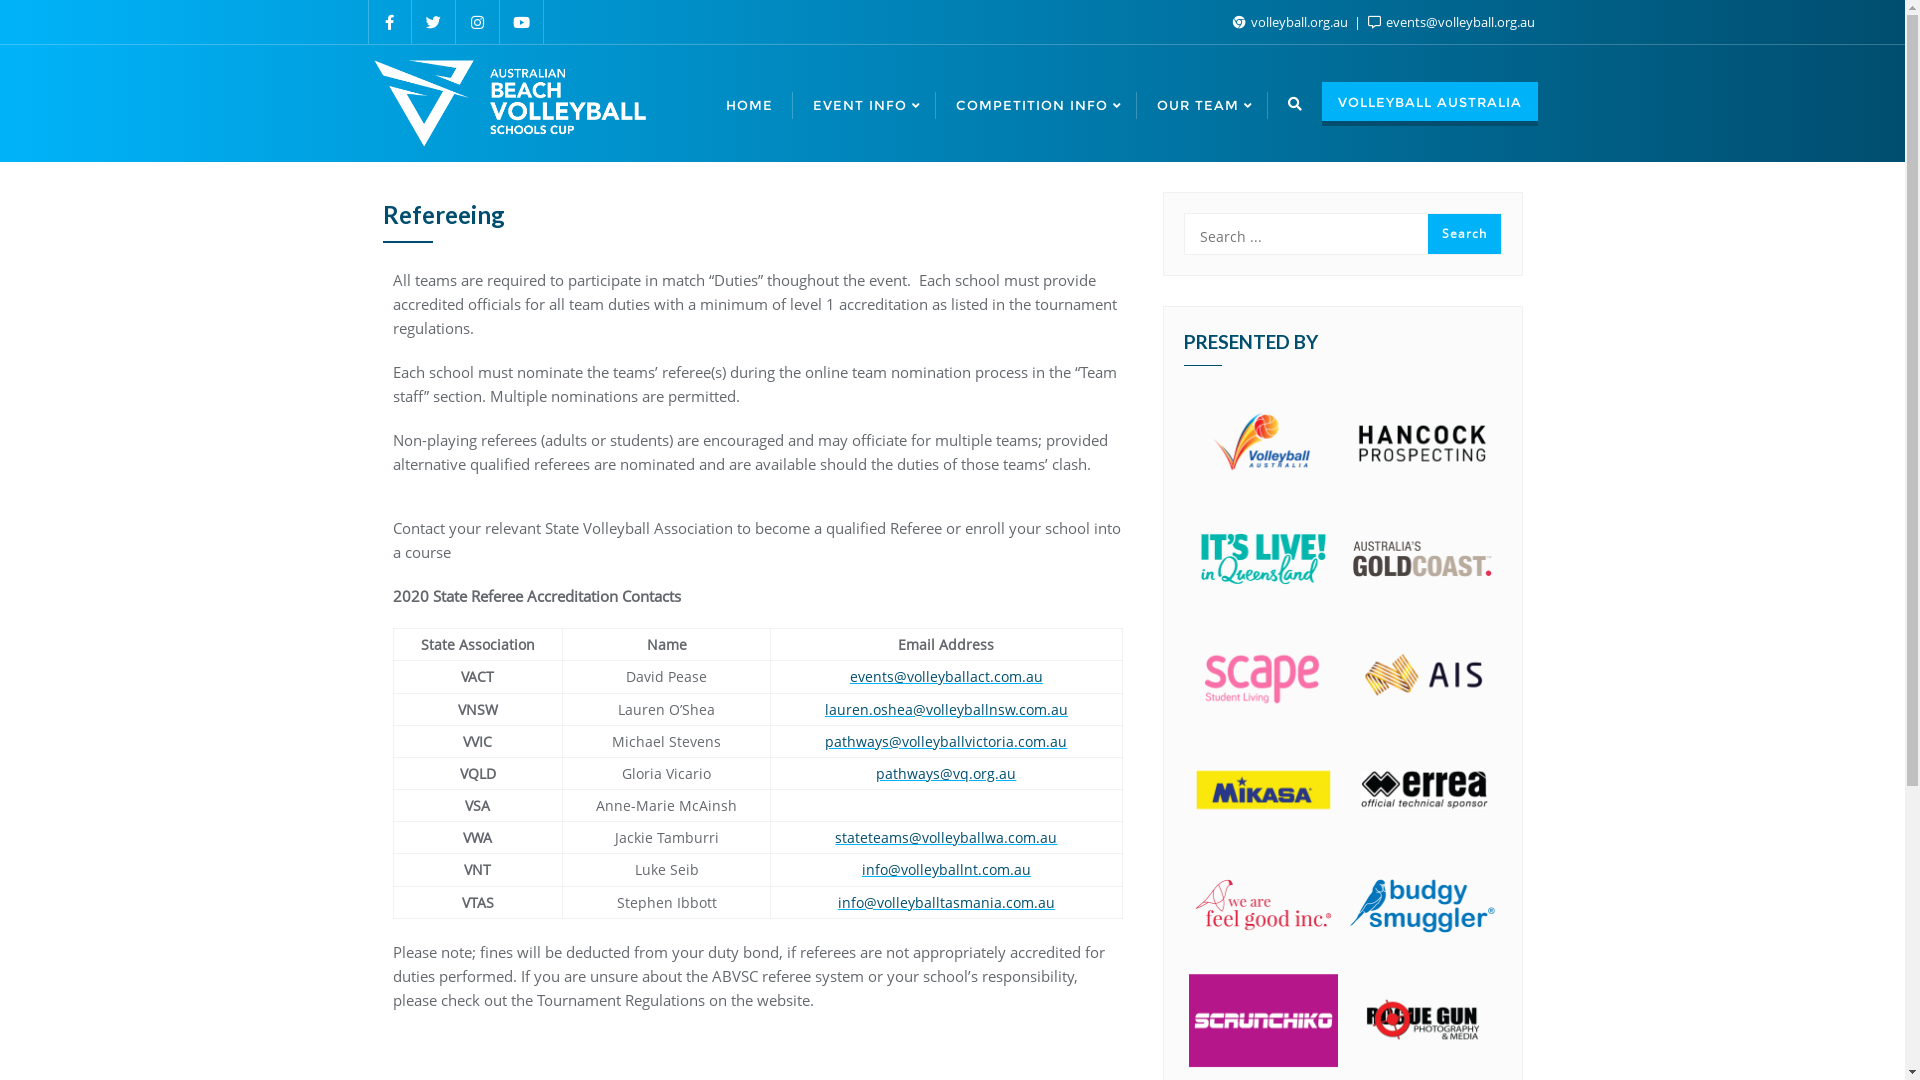  I want to click on 'Search', so click(1464, 233).